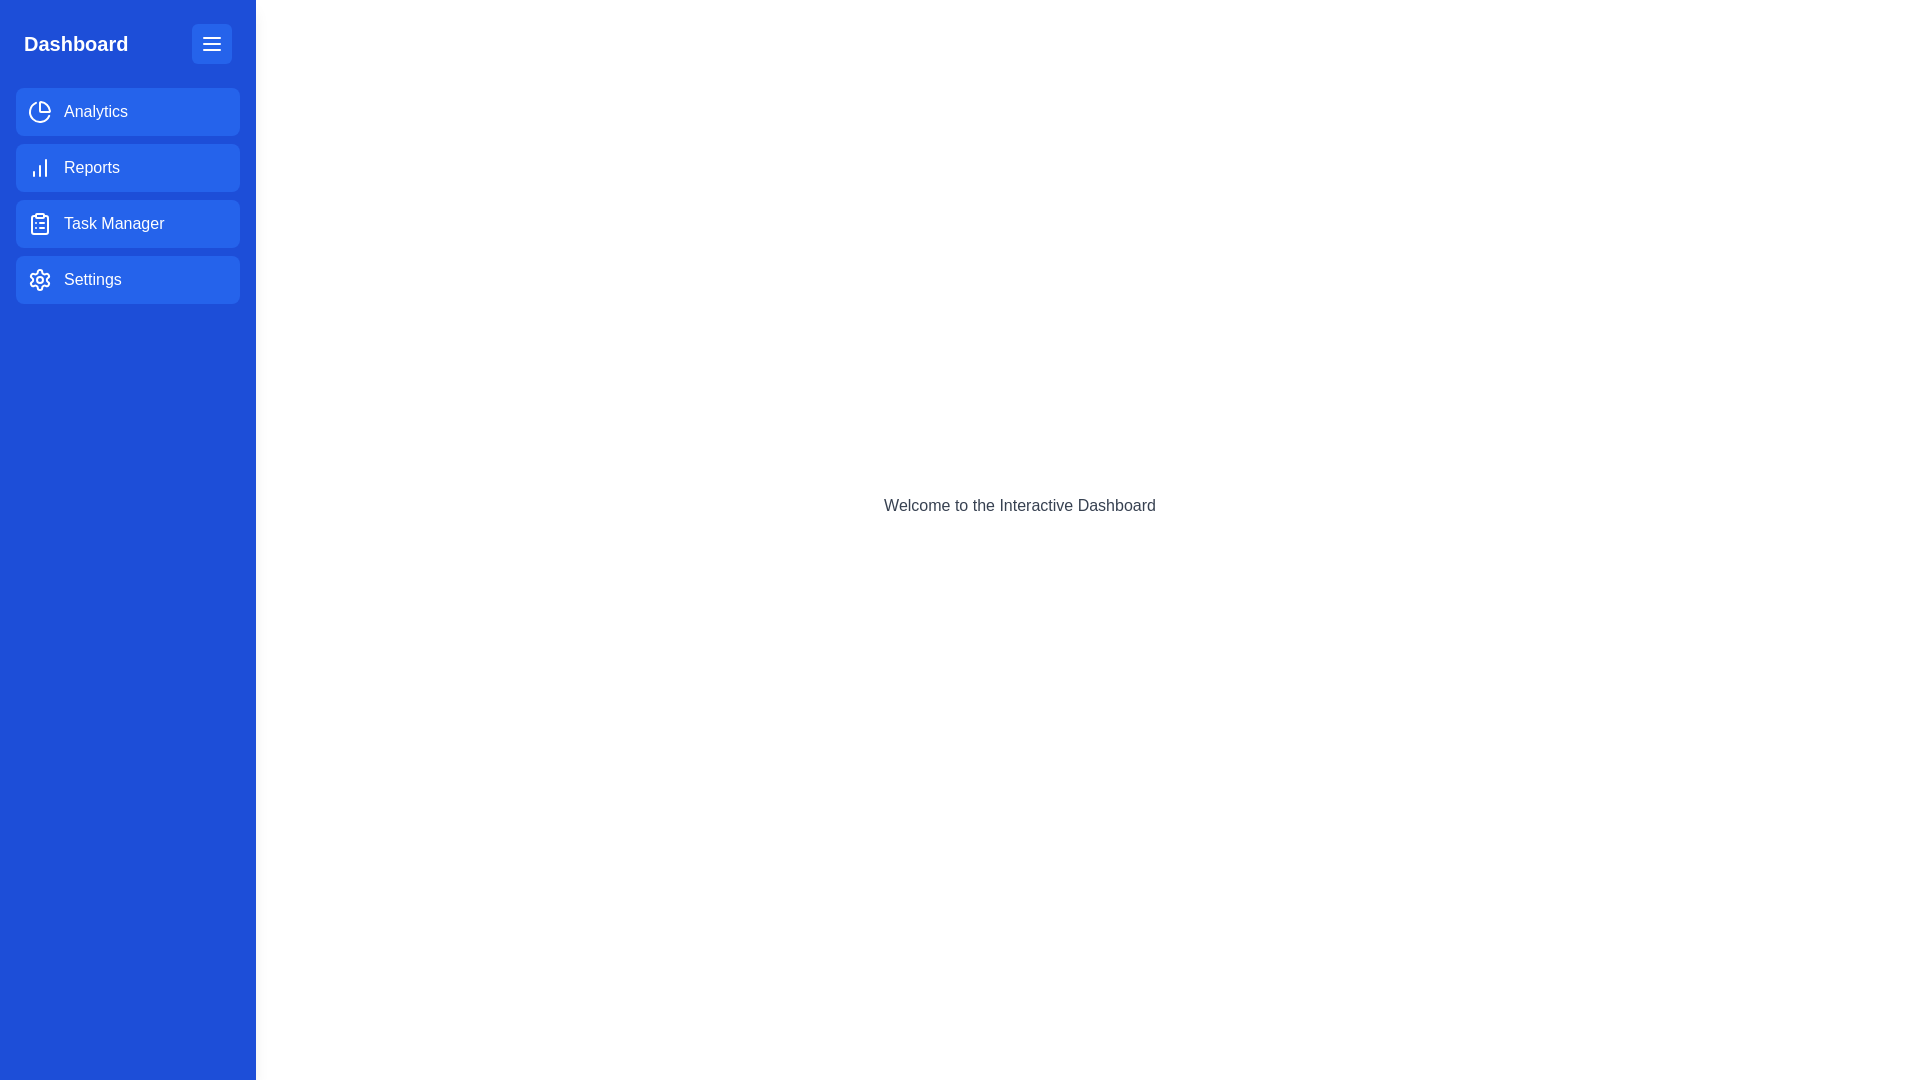  What do you see at coordinates (1019, 504) in the screenshot?
I see `the header containing the text 'Welcome to the Interactive Dashboard' to read its content` at bounding box center [1019, 504].